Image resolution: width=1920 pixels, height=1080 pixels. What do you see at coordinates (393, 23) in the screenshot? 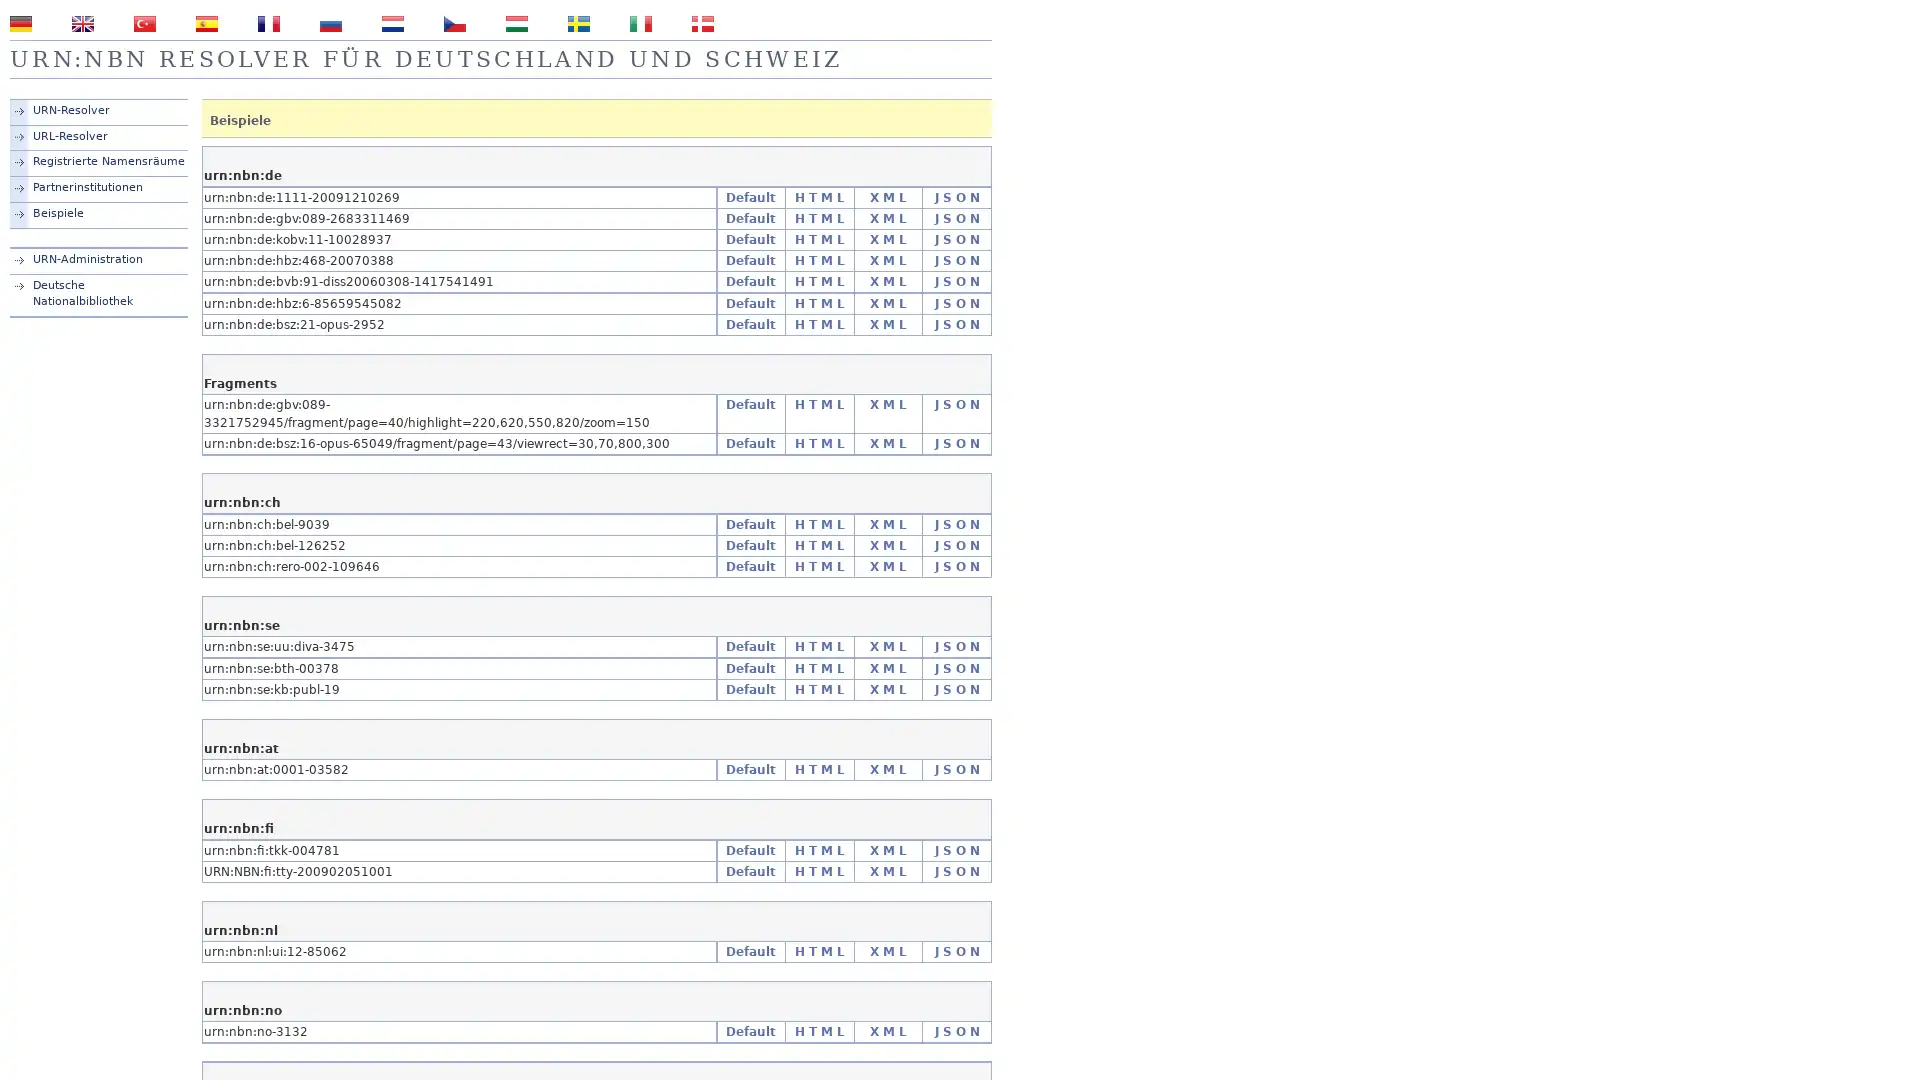
I see `nl` at bounding box center [393, 23].